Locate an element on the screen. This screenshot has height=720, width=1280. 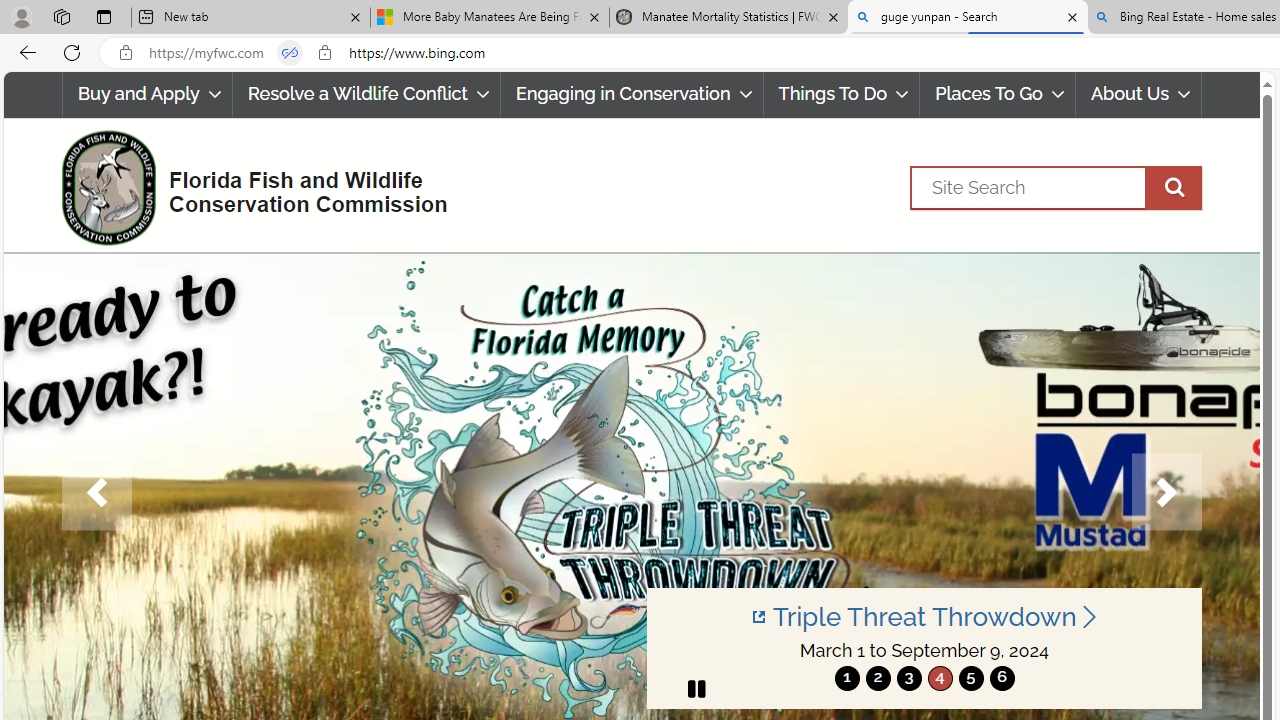
'1' is located at coordinates (847, 677).